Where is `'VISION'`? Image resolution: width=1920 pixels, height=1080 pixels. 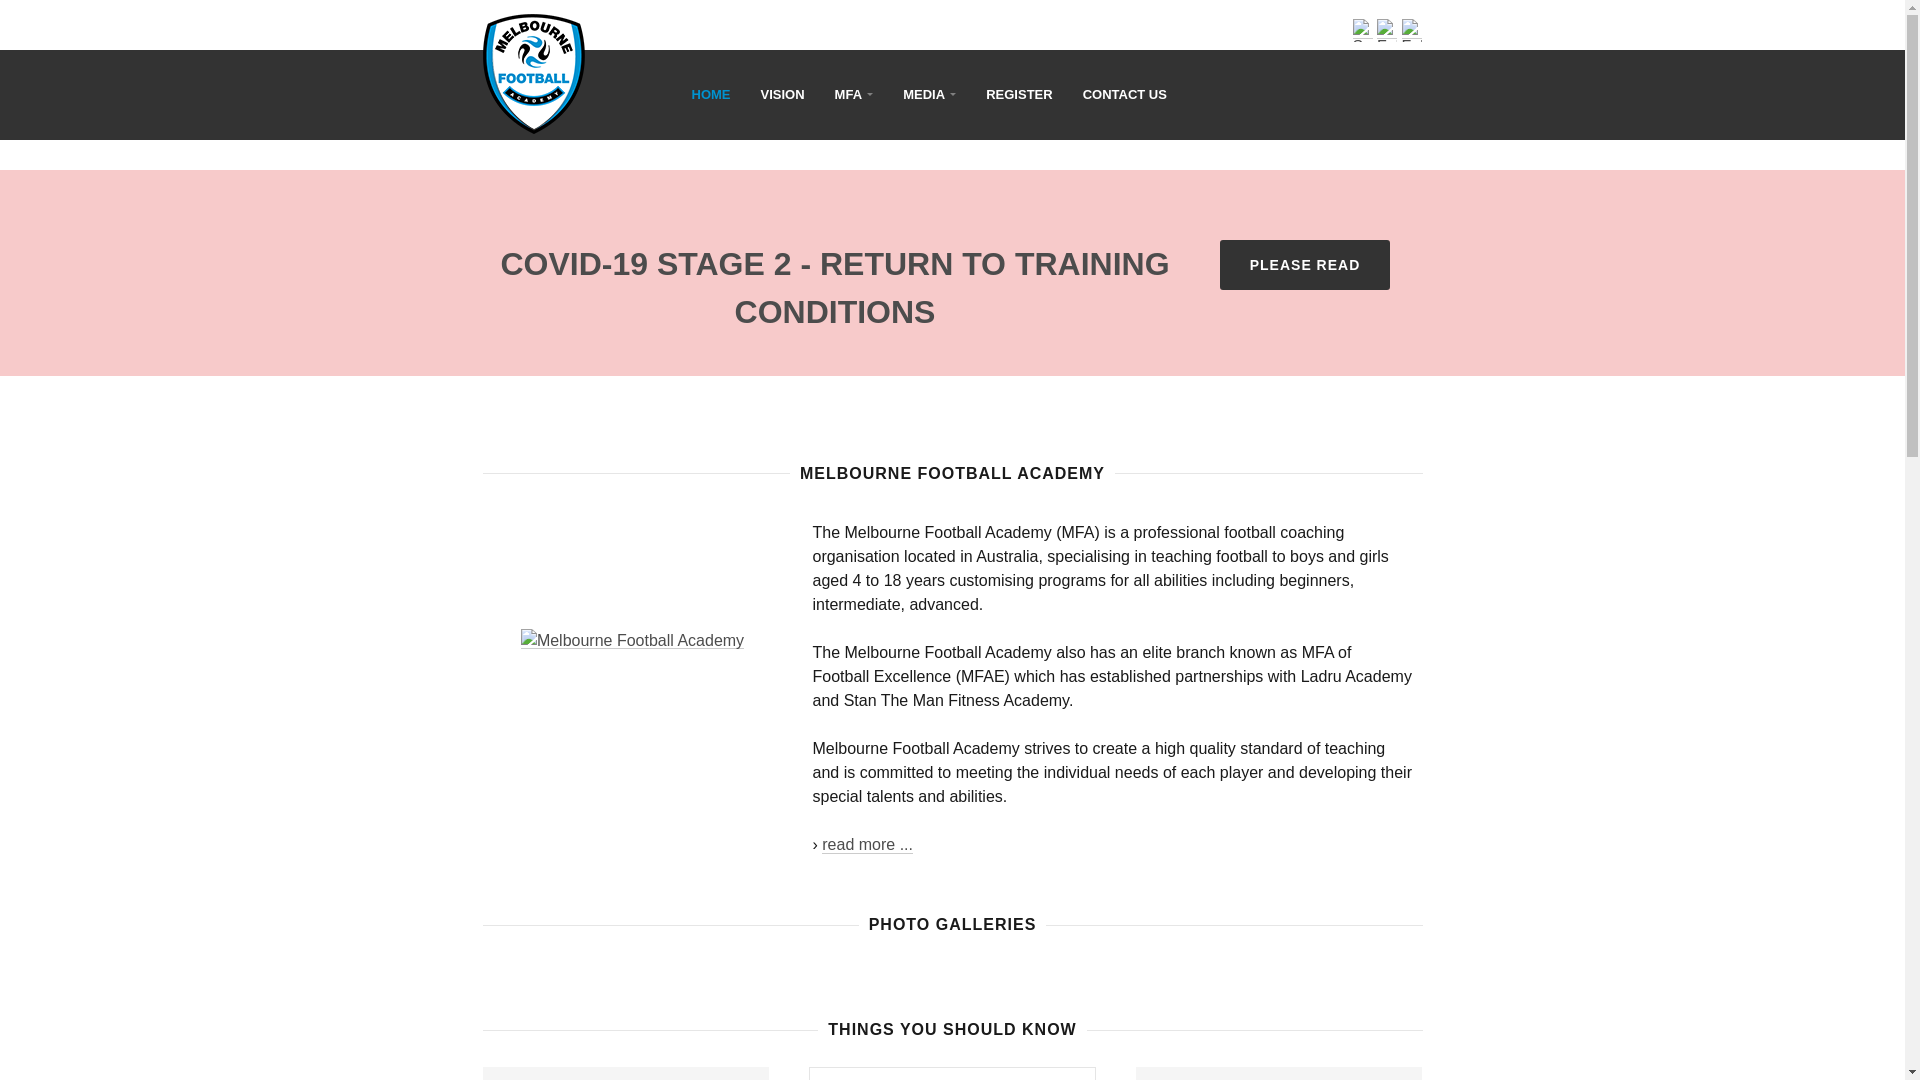 'VISION' is located at coordinates (781, 95).